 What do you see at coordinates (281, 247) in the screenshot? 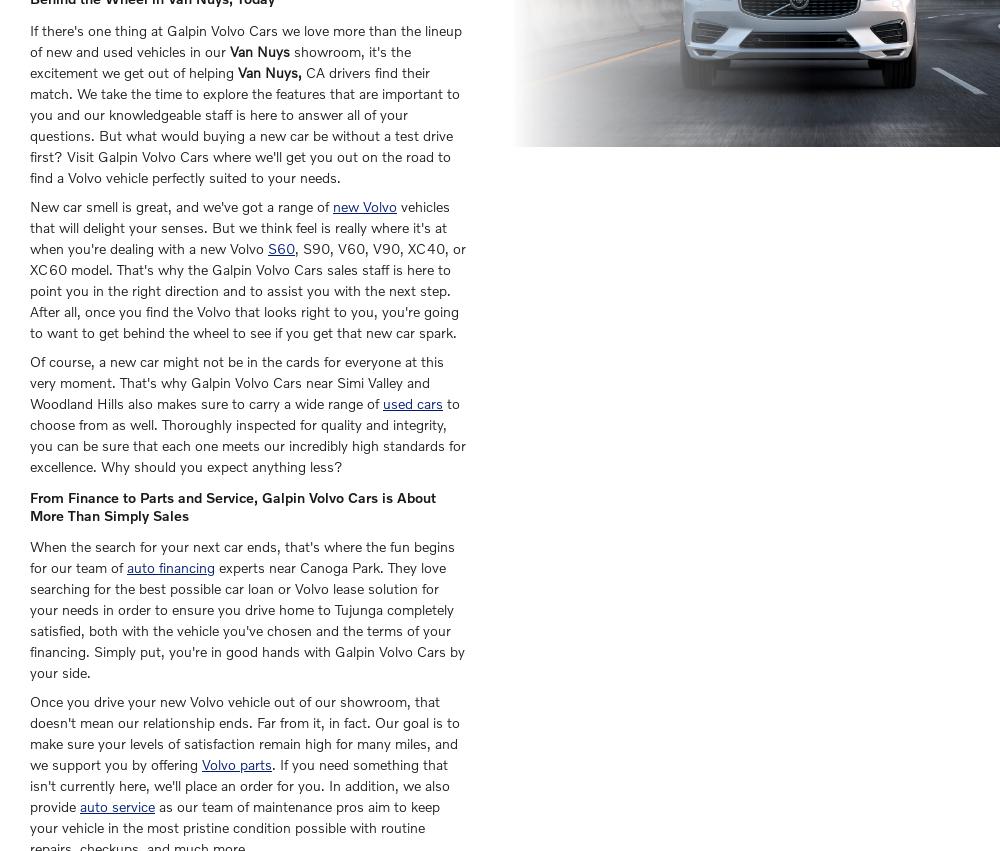
I see `'S60'` at bounding box center [281, 247].